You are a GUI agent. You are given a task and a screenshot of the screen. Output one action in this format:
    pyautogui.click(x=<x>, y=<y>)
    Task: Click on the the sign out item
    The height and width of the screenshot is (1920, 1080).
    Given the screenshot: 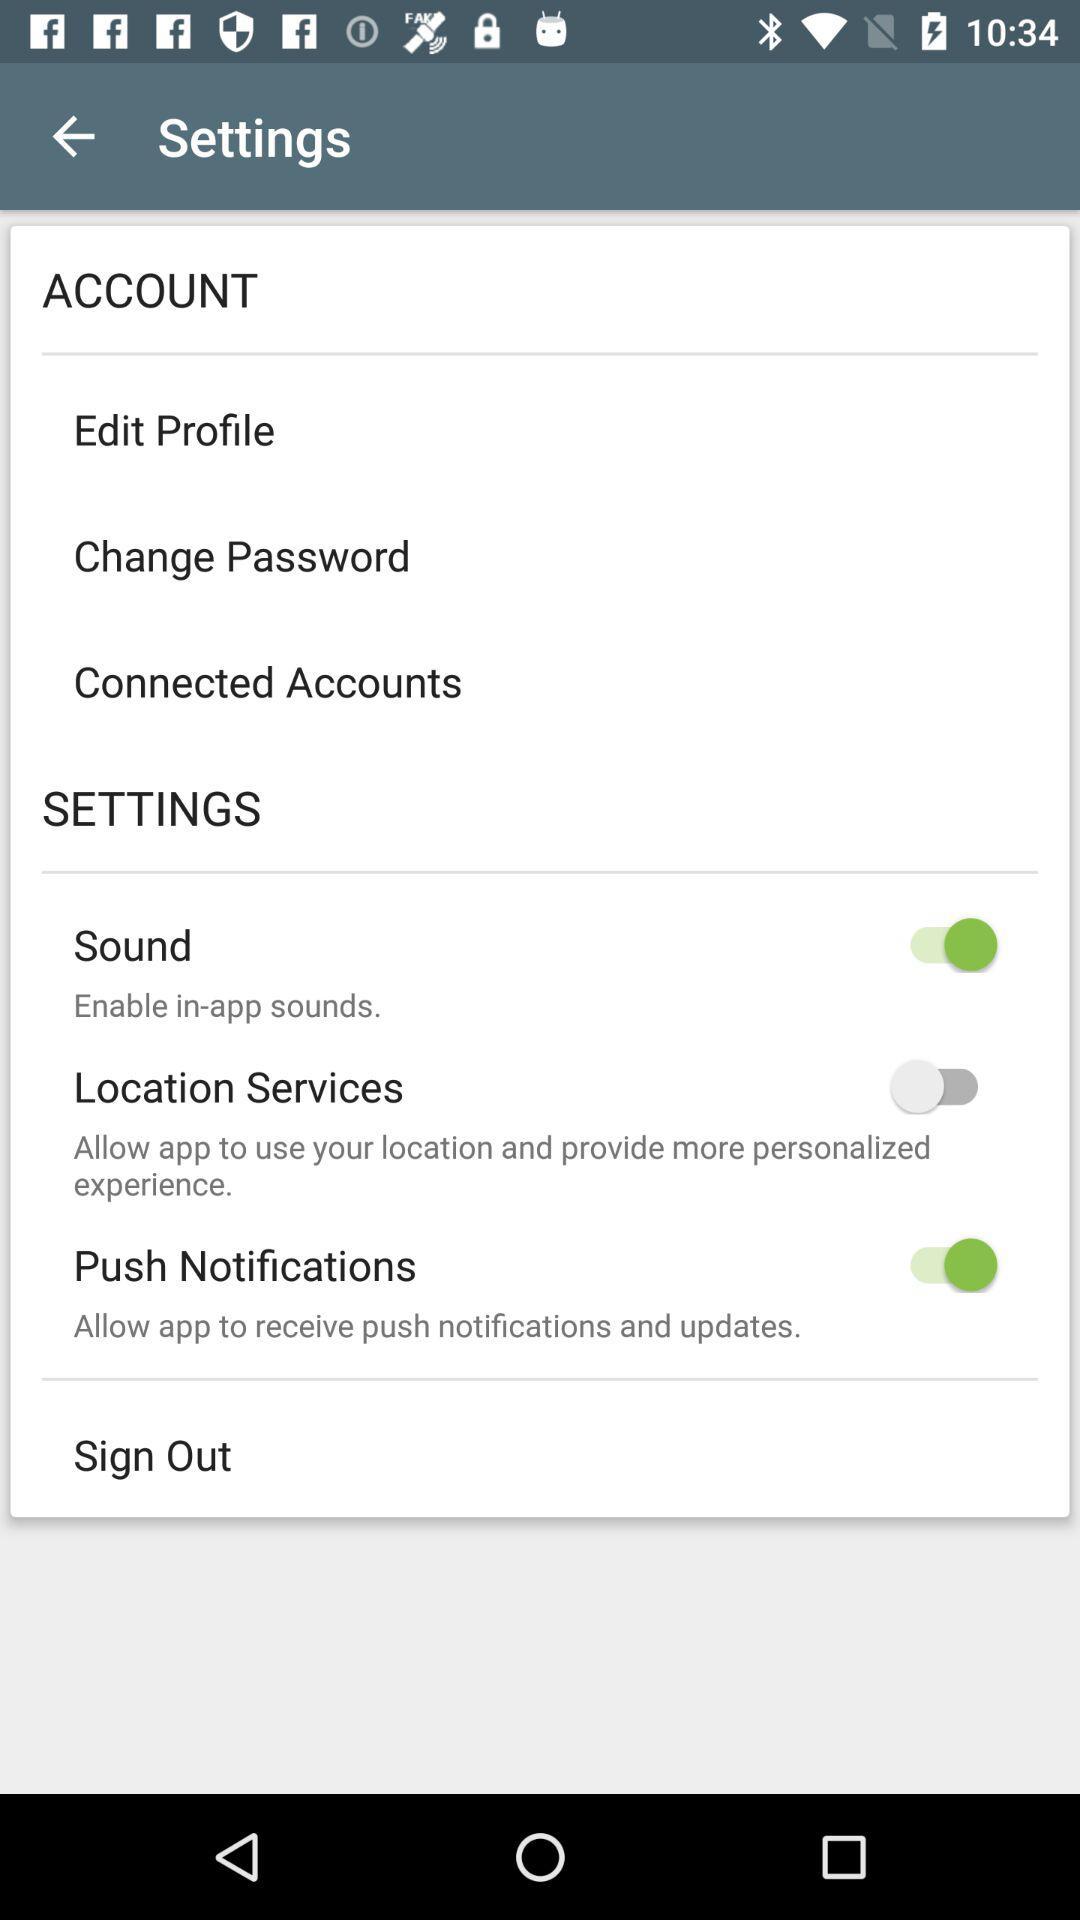 What is the action you would take?
    pyautogui.click(x=540, y=1454)
    